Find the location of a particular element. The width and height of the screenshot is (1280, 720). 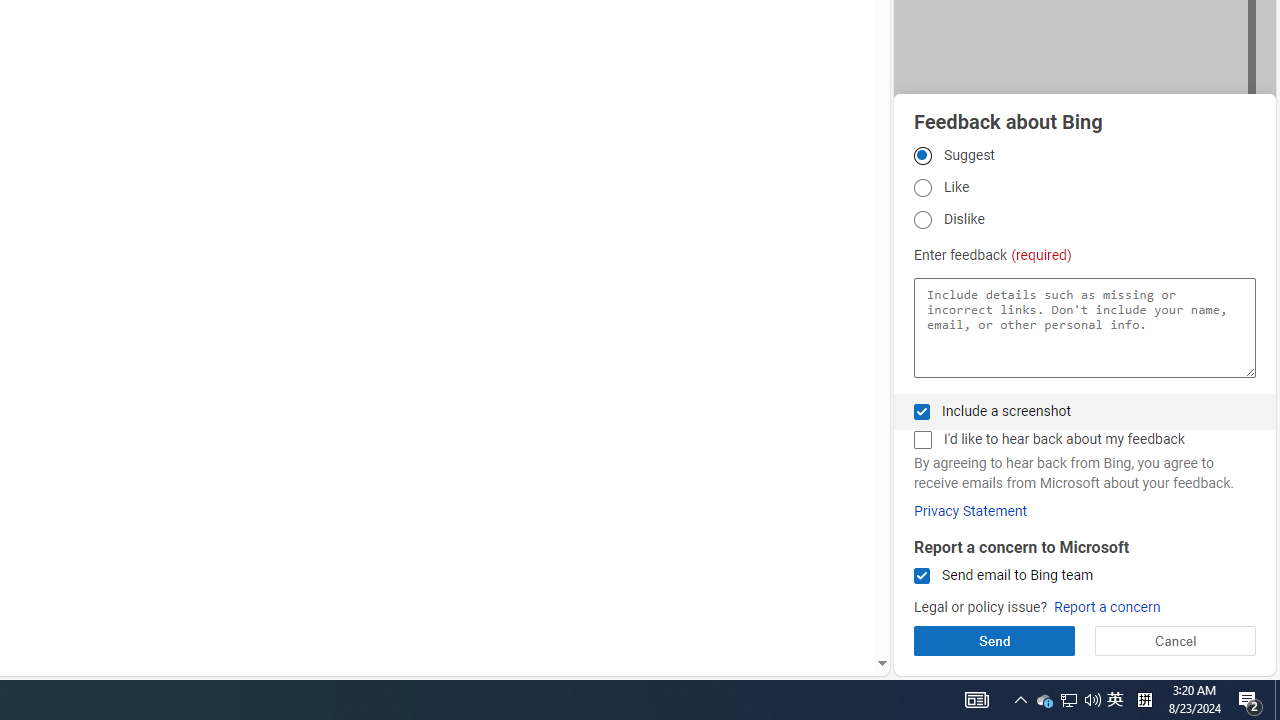

'Send' is located at coordinates (994, 640).